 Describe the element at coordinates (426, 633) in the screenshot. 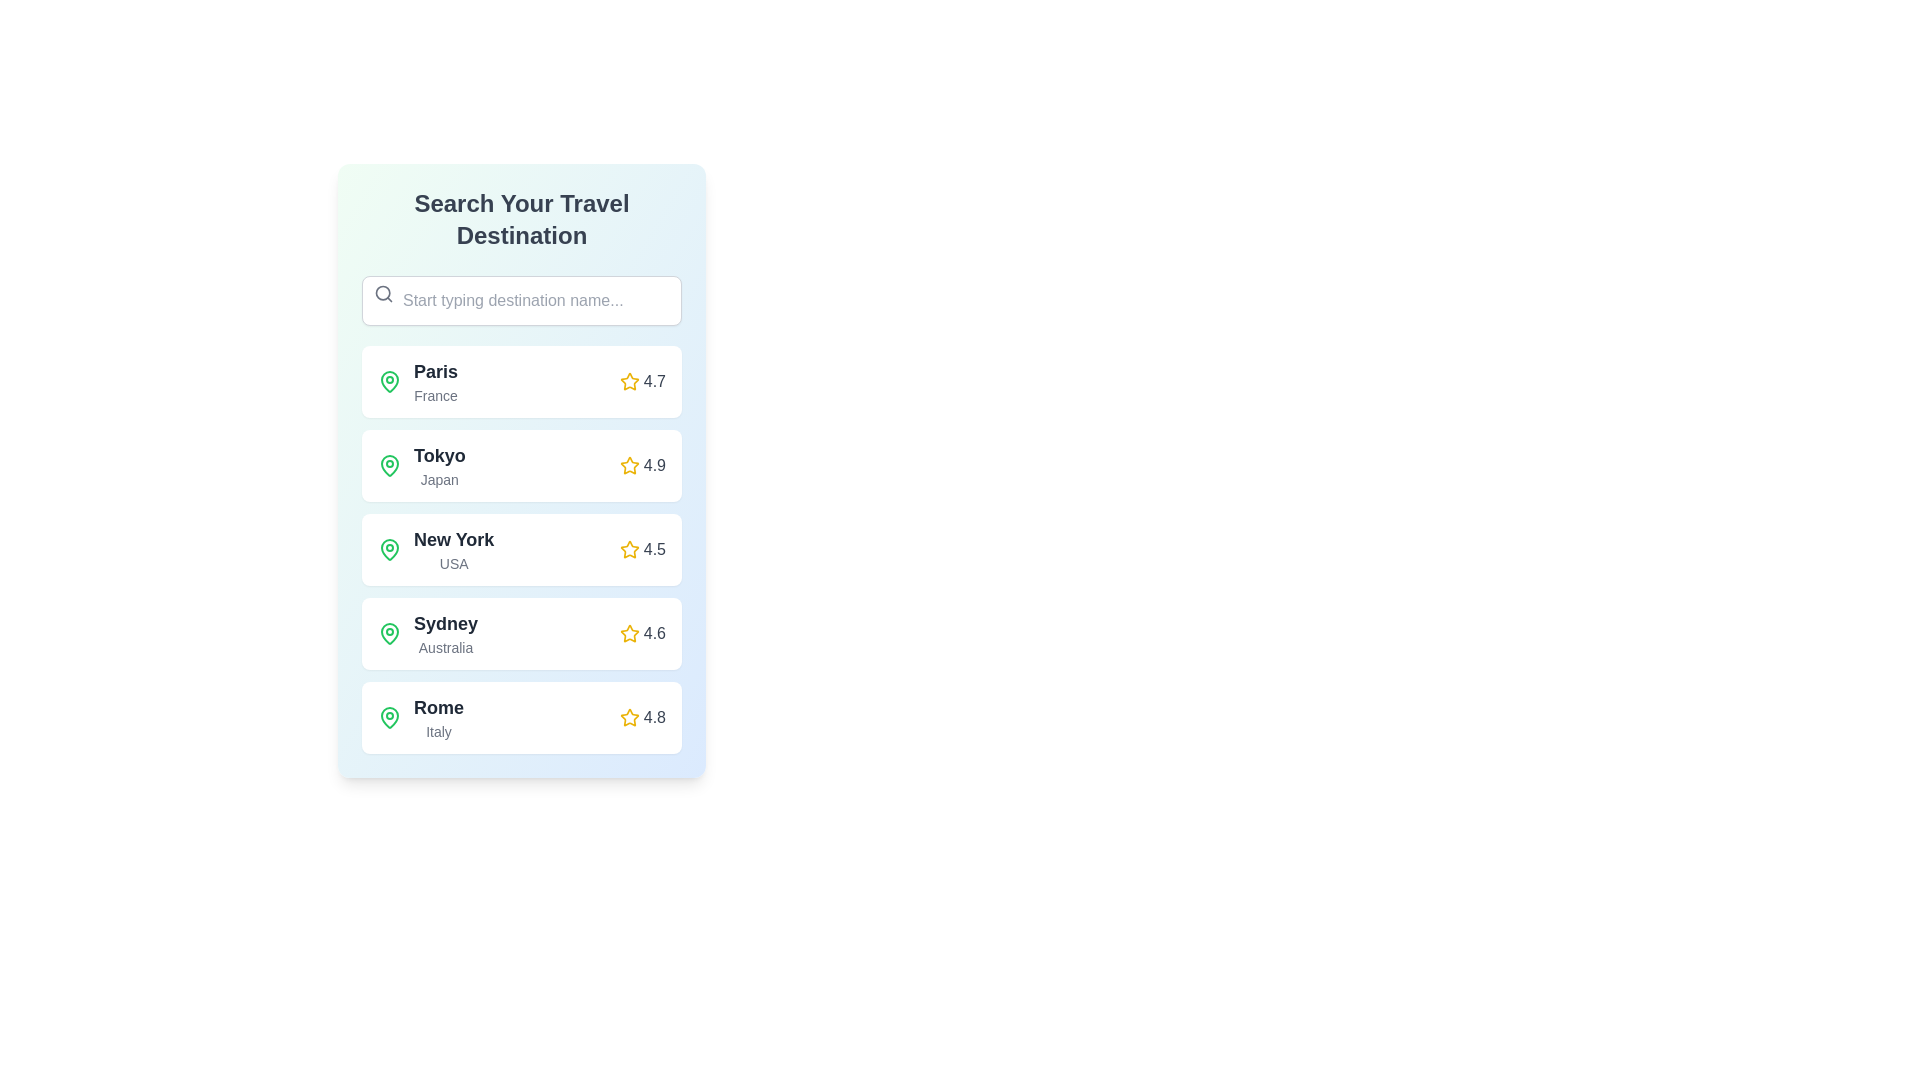

I see `the text display component showing 'Sydney' in bold black font and 'Australia' in smaller gray font, located within the fourth item of a vertically stacked list` at that location.